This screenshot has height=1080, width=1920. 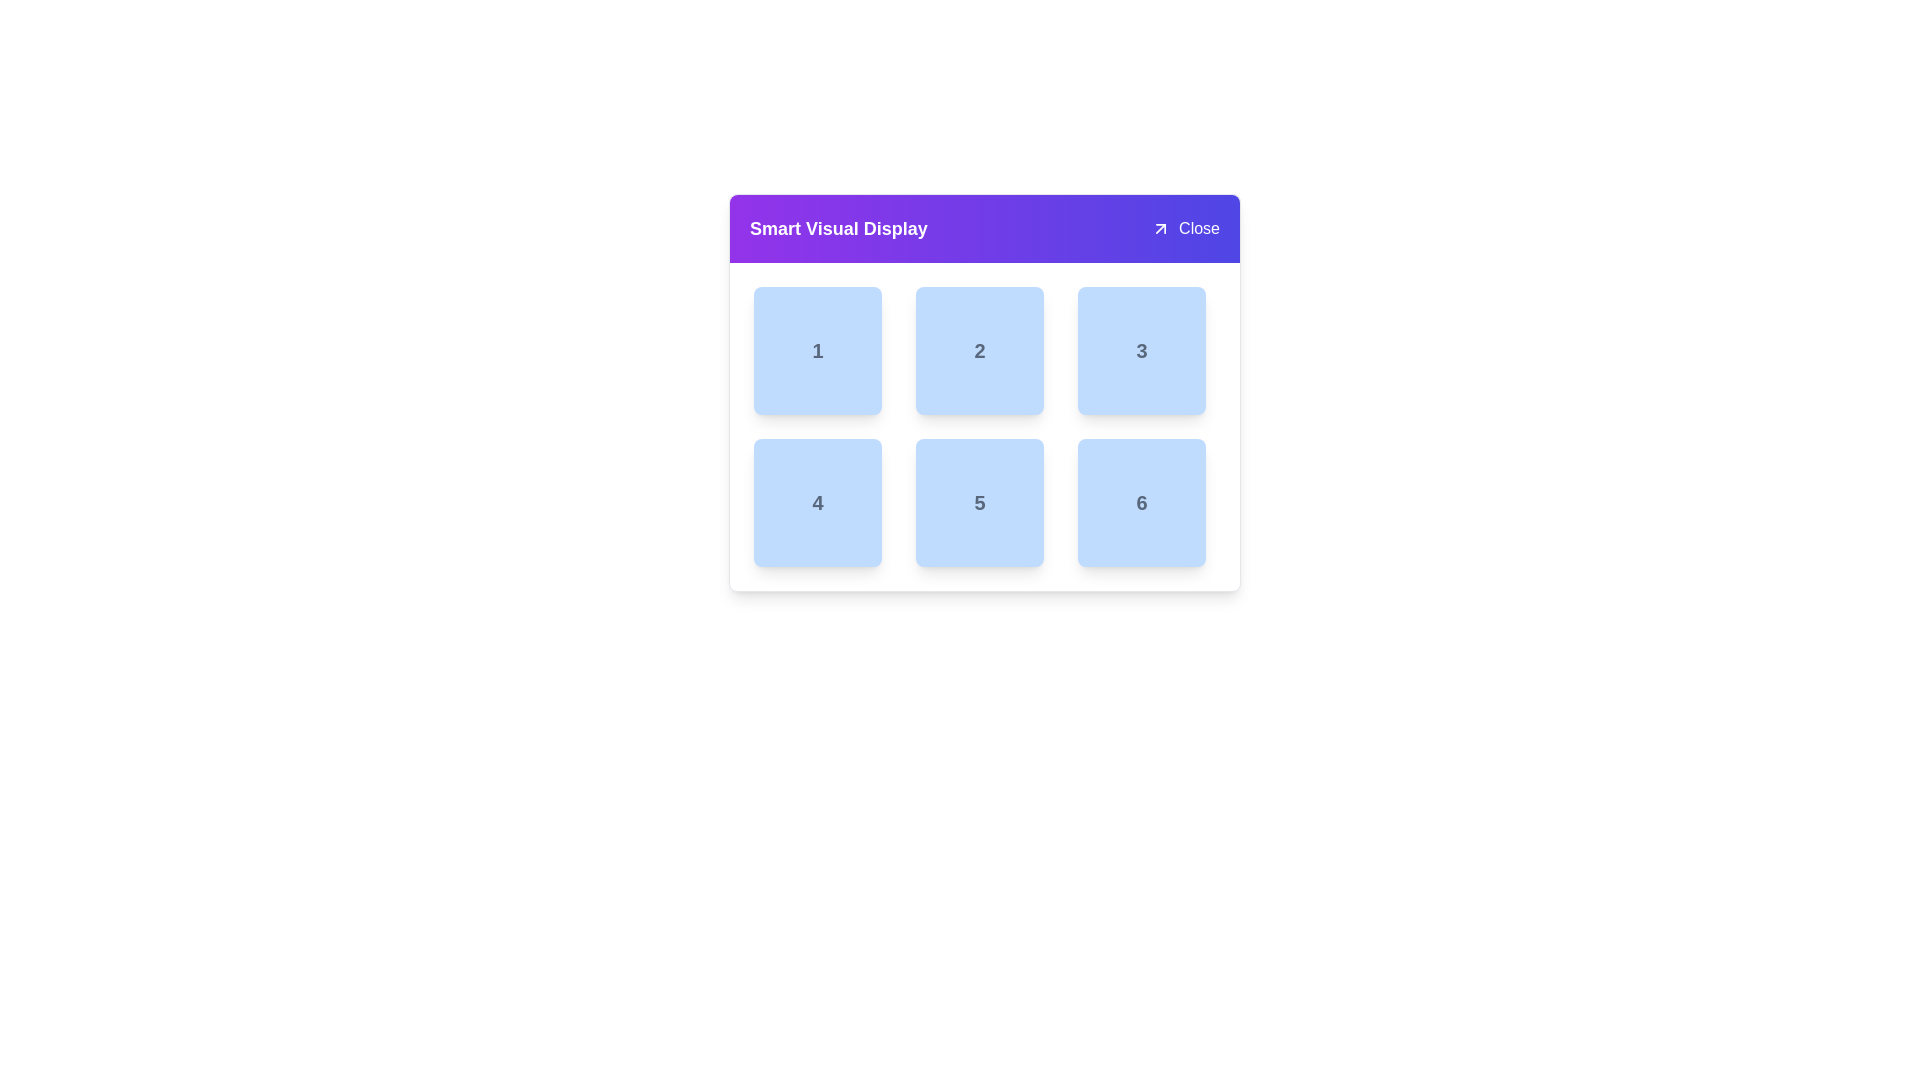 I want to click on the first labeled grid cell in the top-left corner of a 3x2 grid, so click(x=817, y=350).